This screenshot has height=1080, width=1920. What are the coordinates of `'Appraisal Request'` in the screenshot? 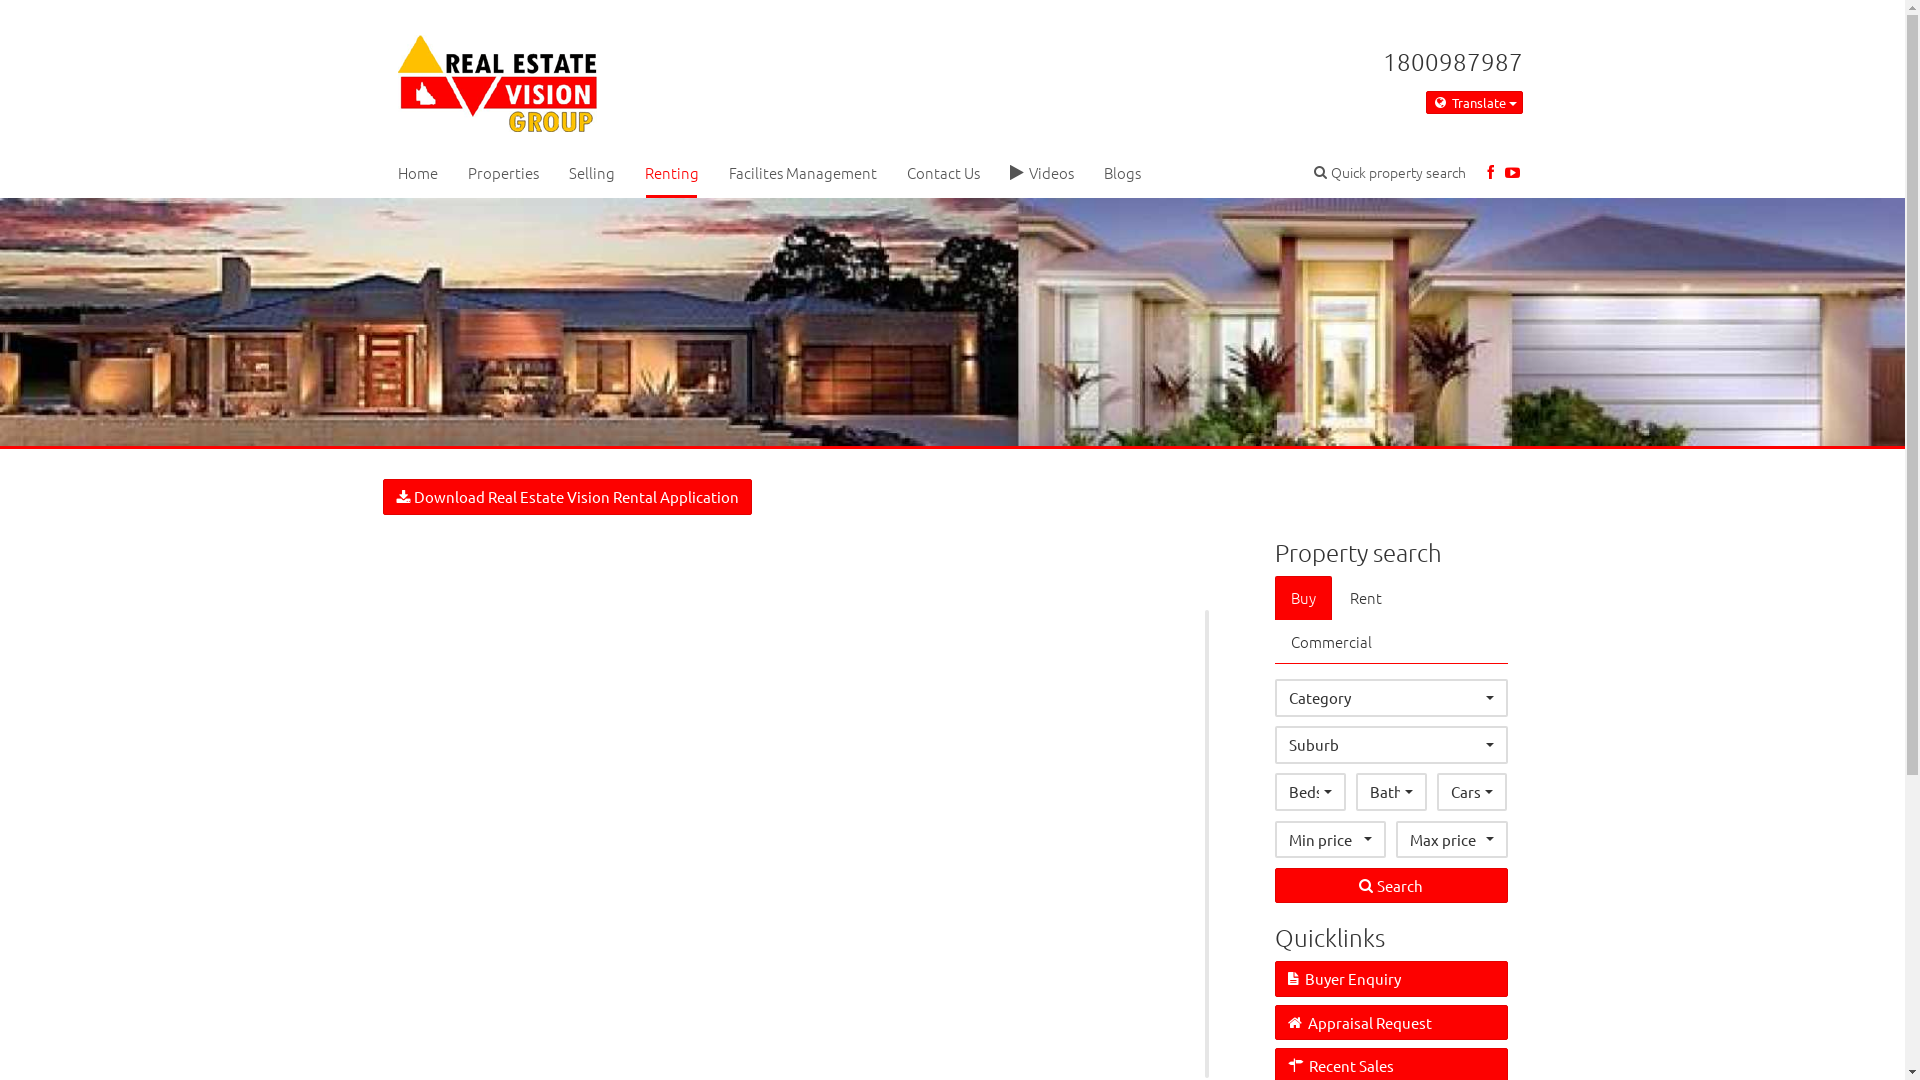 It's located at (1274, 1022).